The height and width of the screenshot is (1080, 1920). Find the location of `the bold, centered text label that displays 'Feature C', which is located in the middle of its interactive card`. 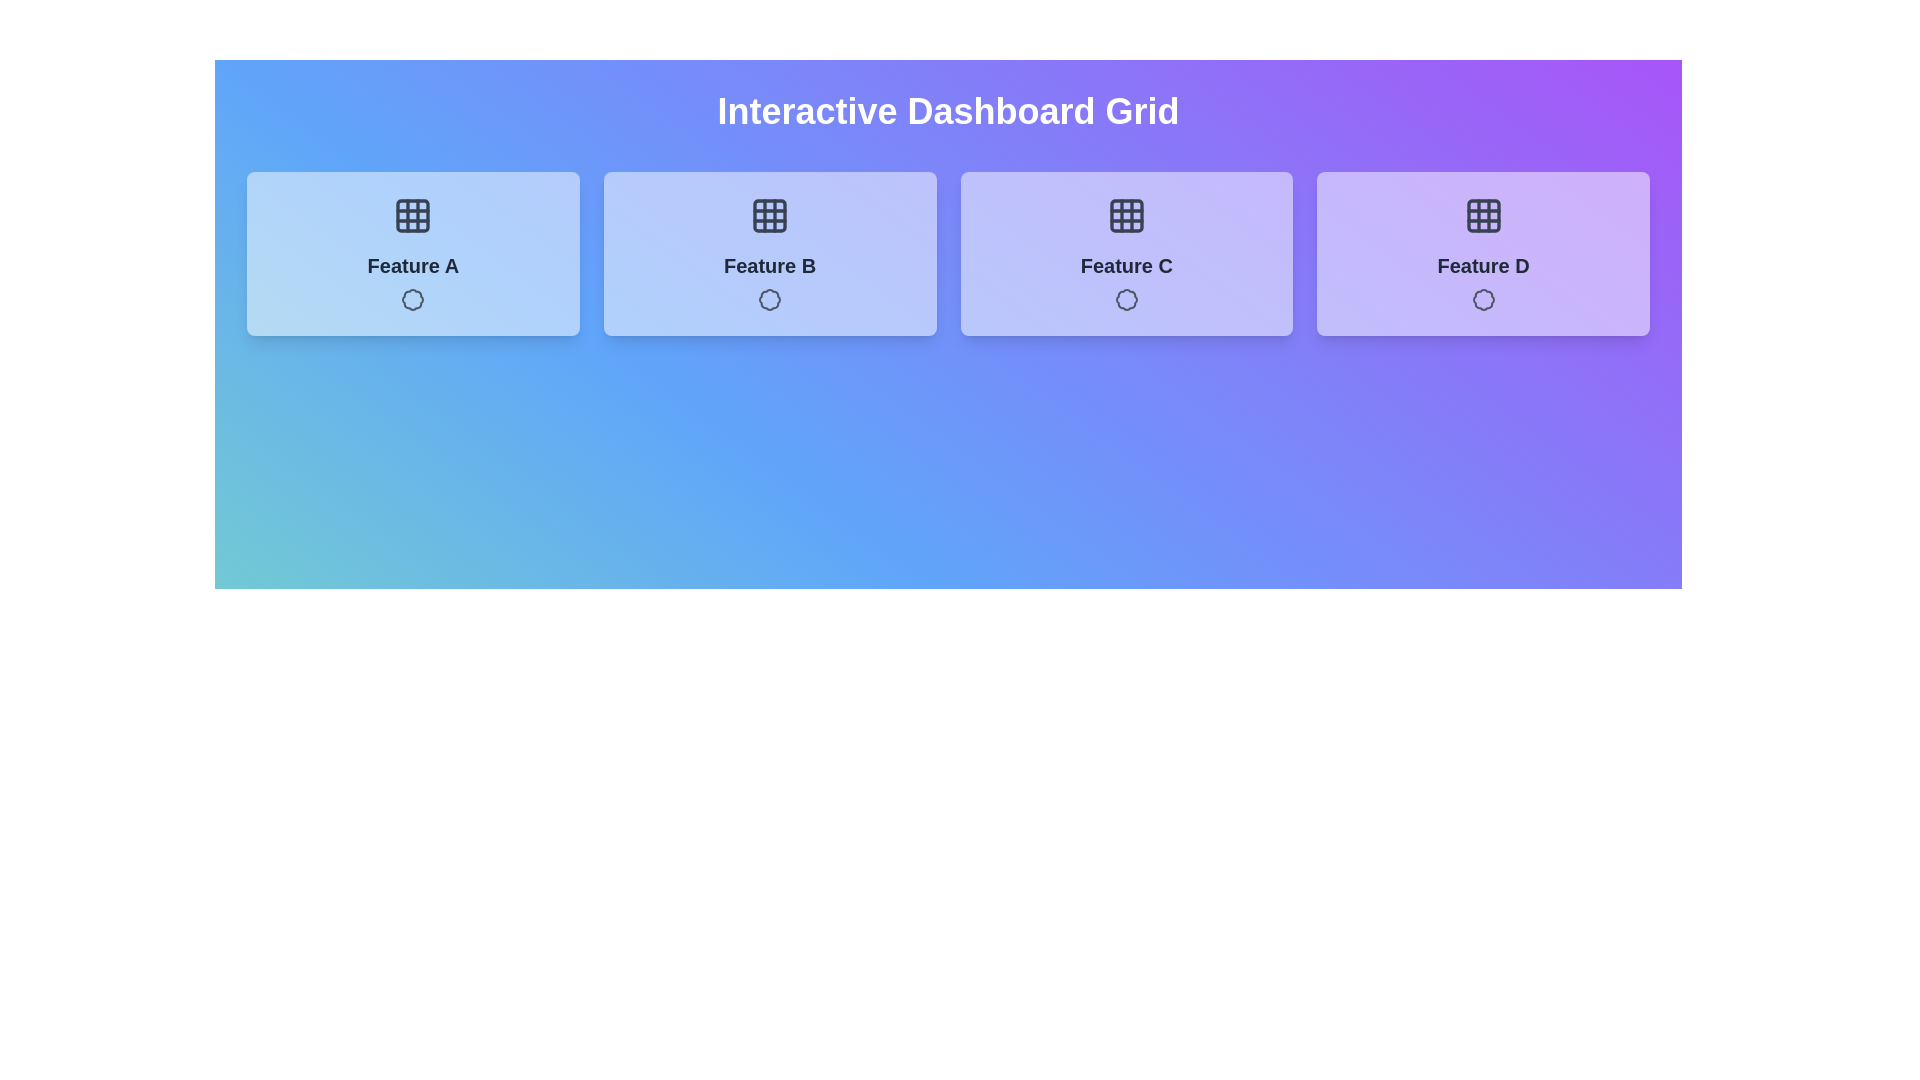

the bold, centered text label that displays 'Feature C', which is located in the middle of its interactive card is located at coordinates (1126, 265).